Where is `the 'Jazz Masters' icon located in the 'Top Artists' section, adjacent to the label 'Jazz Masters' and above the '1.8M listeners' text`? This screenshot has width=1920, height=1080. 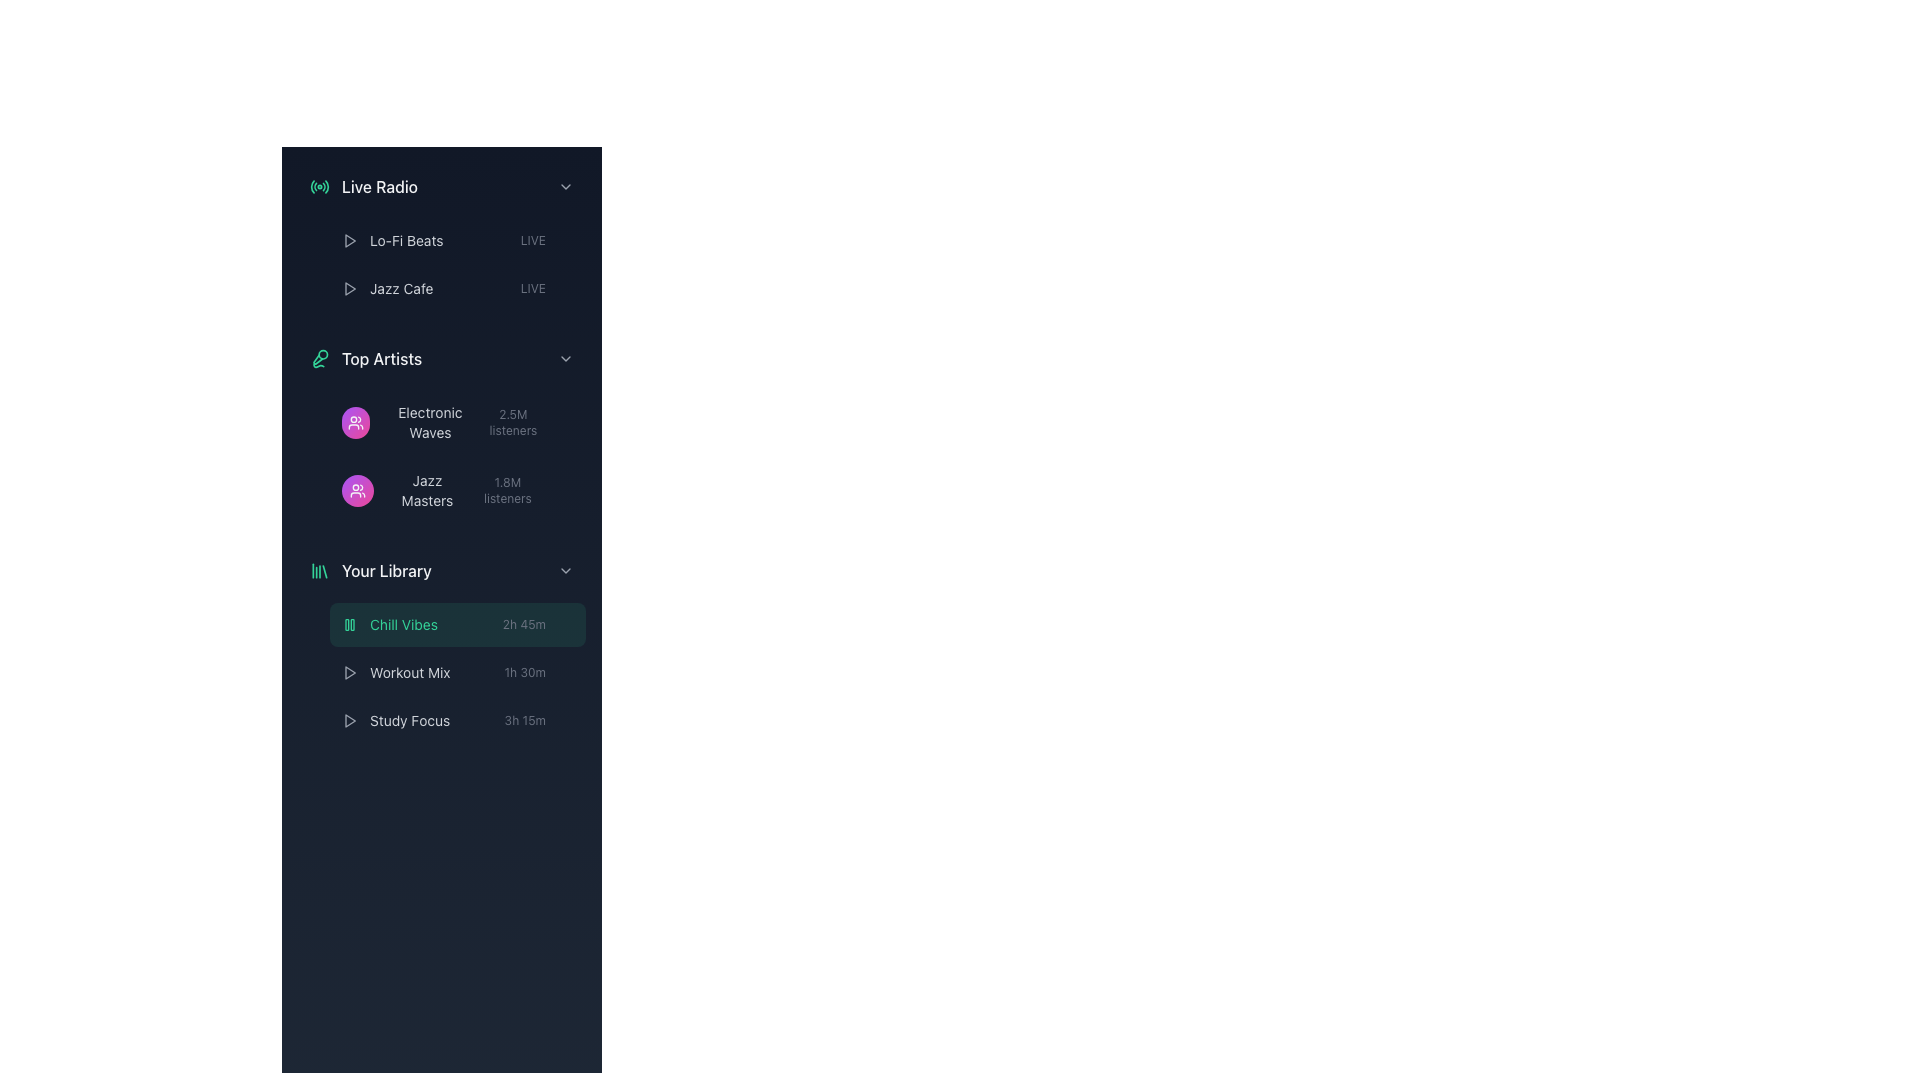 the 'Jazz Masters' icon located in the 'Top Artists' section, adjacent to the label 'Jazz Masters' and above the '1.8M listeners' text is located at coordinates (357, 490).